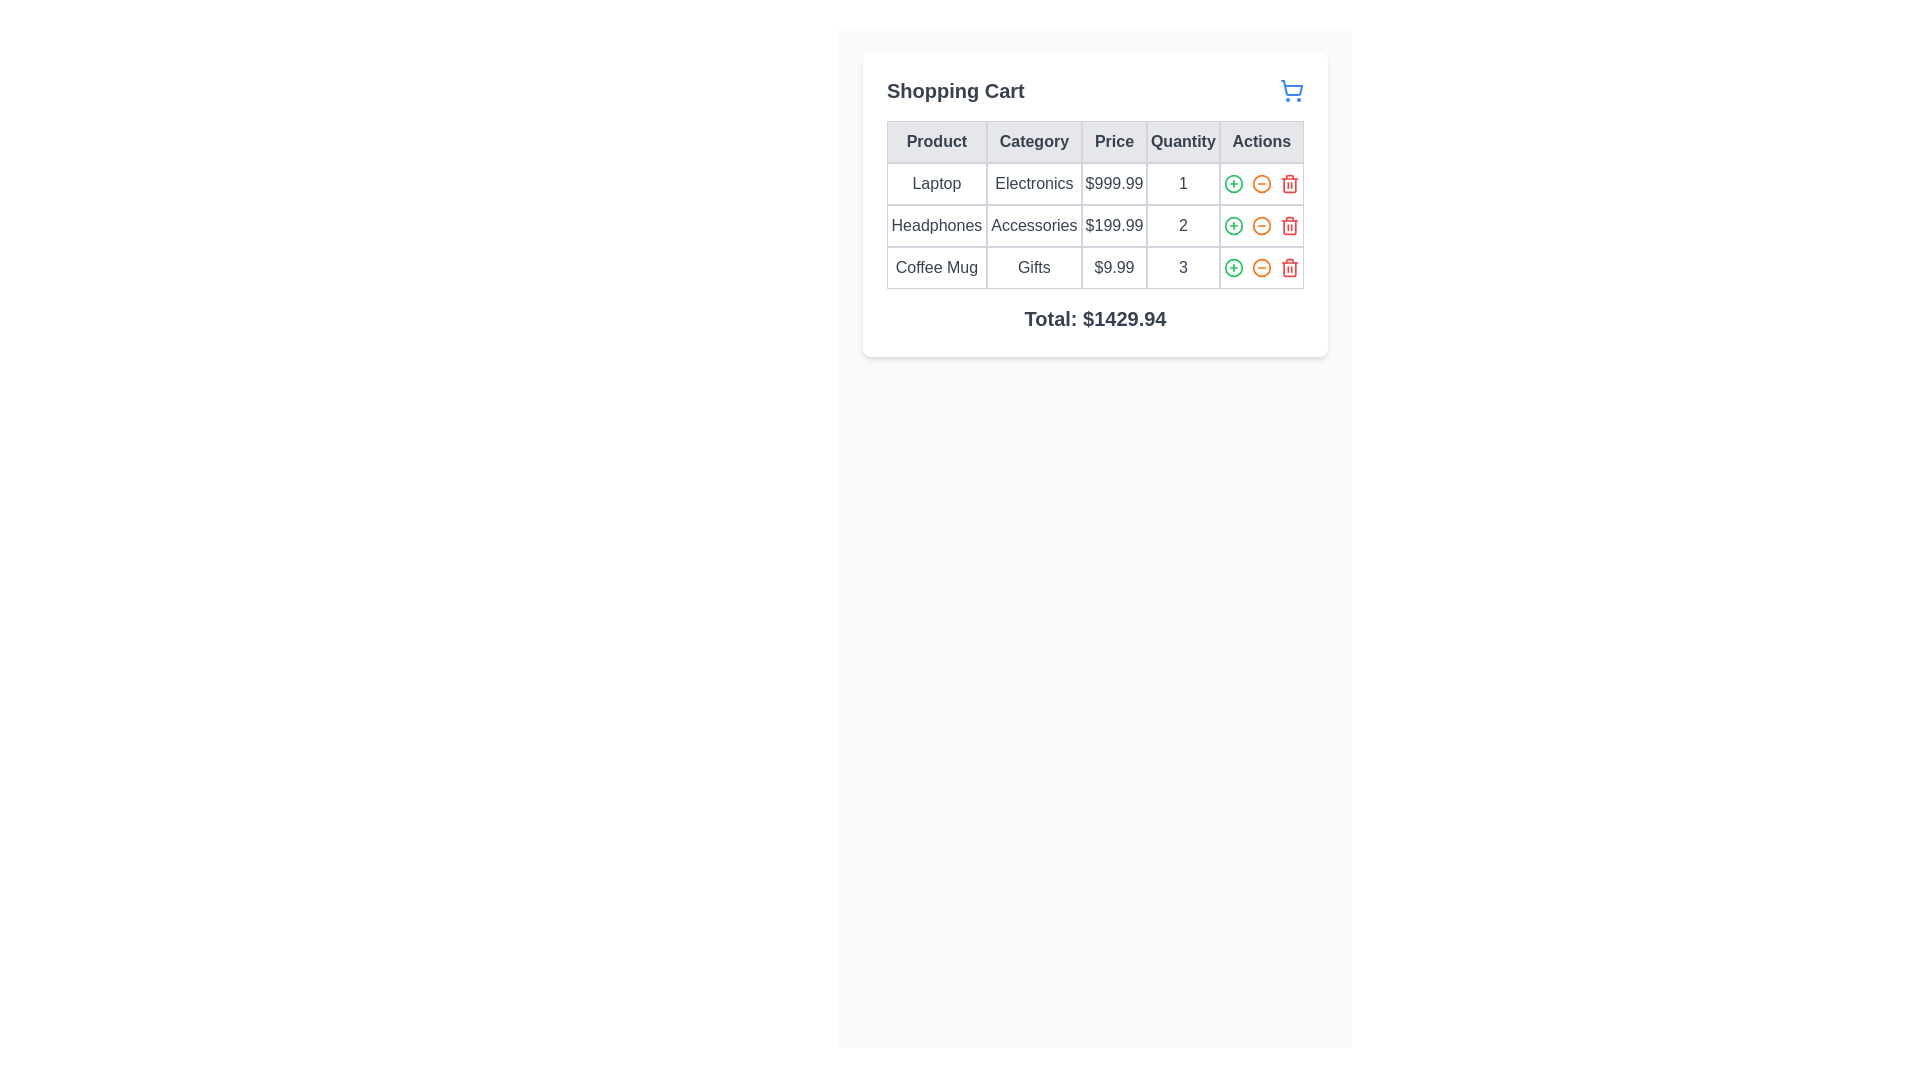 The height and width of the screenshot is (1080, 1920). Describe the element at coordinates (1232, 184) in the screenshot. I see `the circular green outlined button with a plus sign (+) in the first row of the 'Actions' column corresponding to the 'Laptop' product` at that location.